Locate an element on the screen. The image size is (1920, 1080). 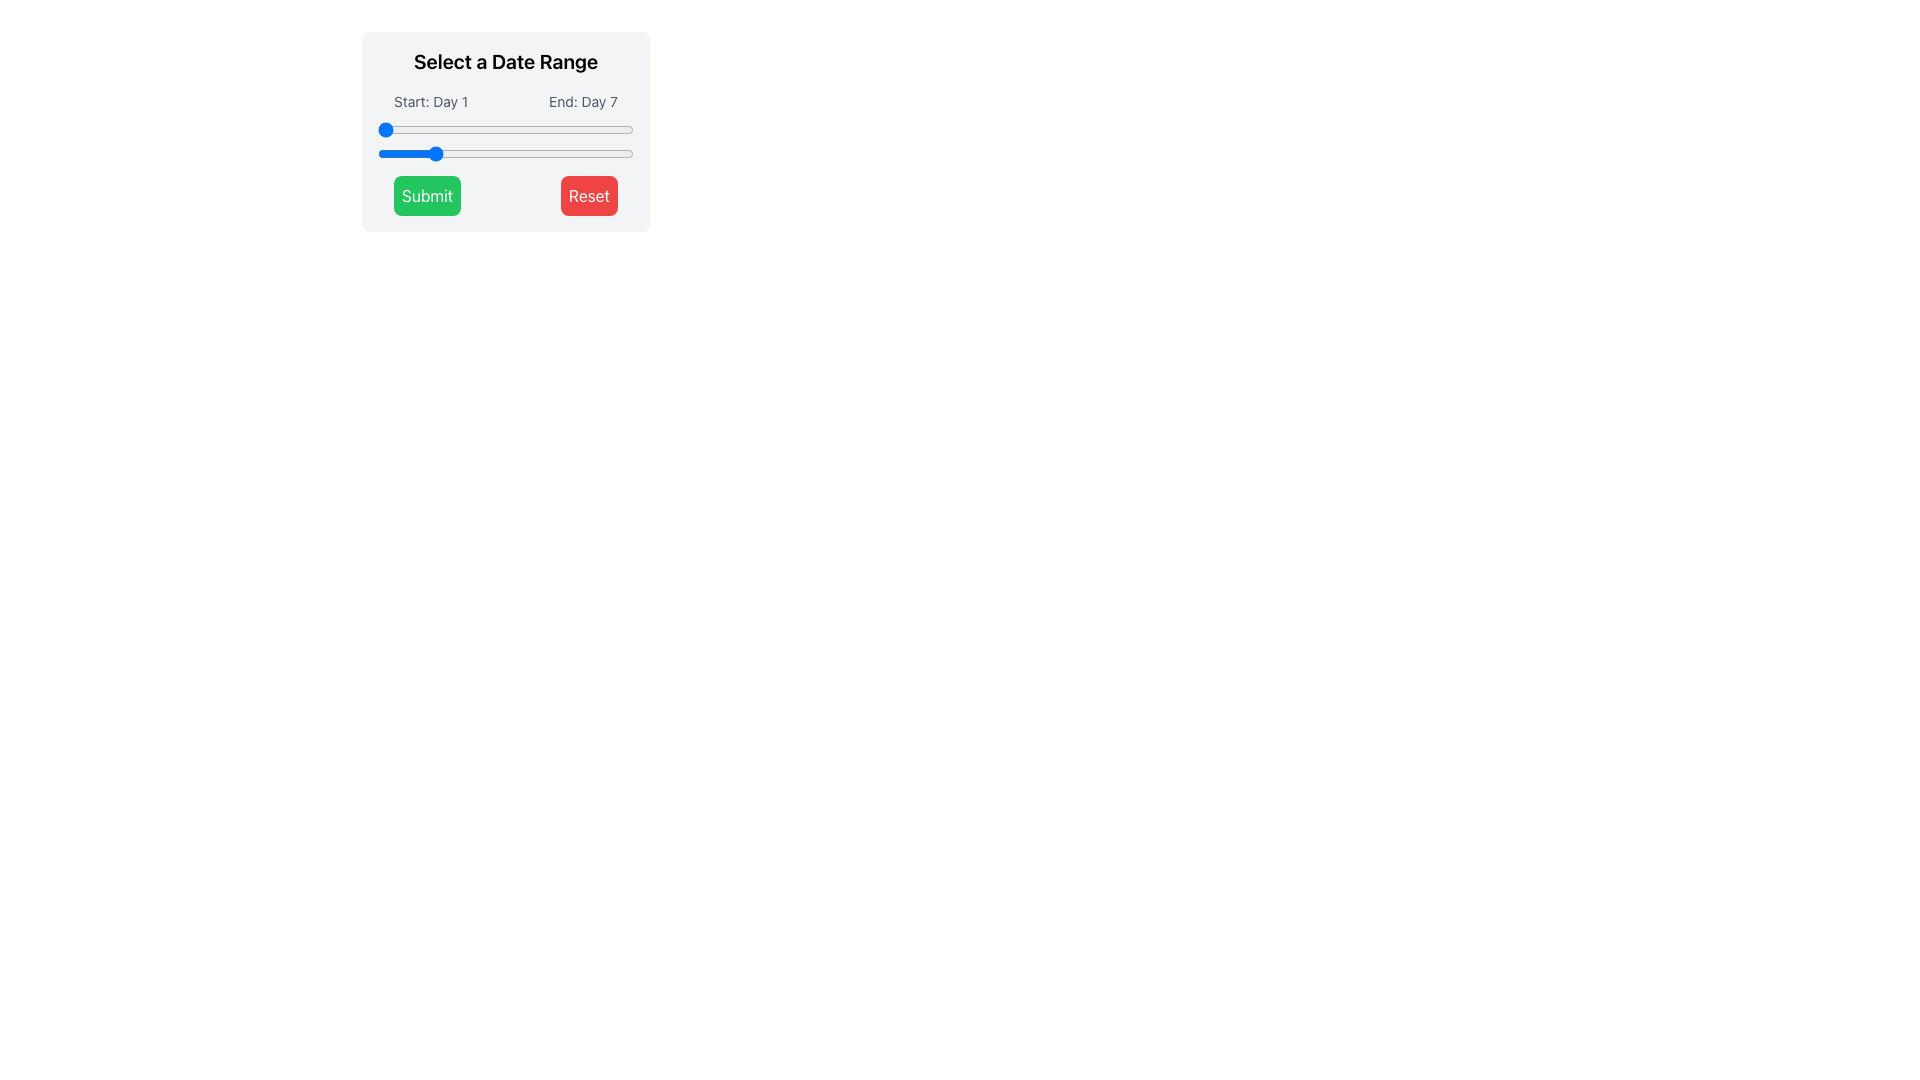
the slider is located at coordinates (438, 153).